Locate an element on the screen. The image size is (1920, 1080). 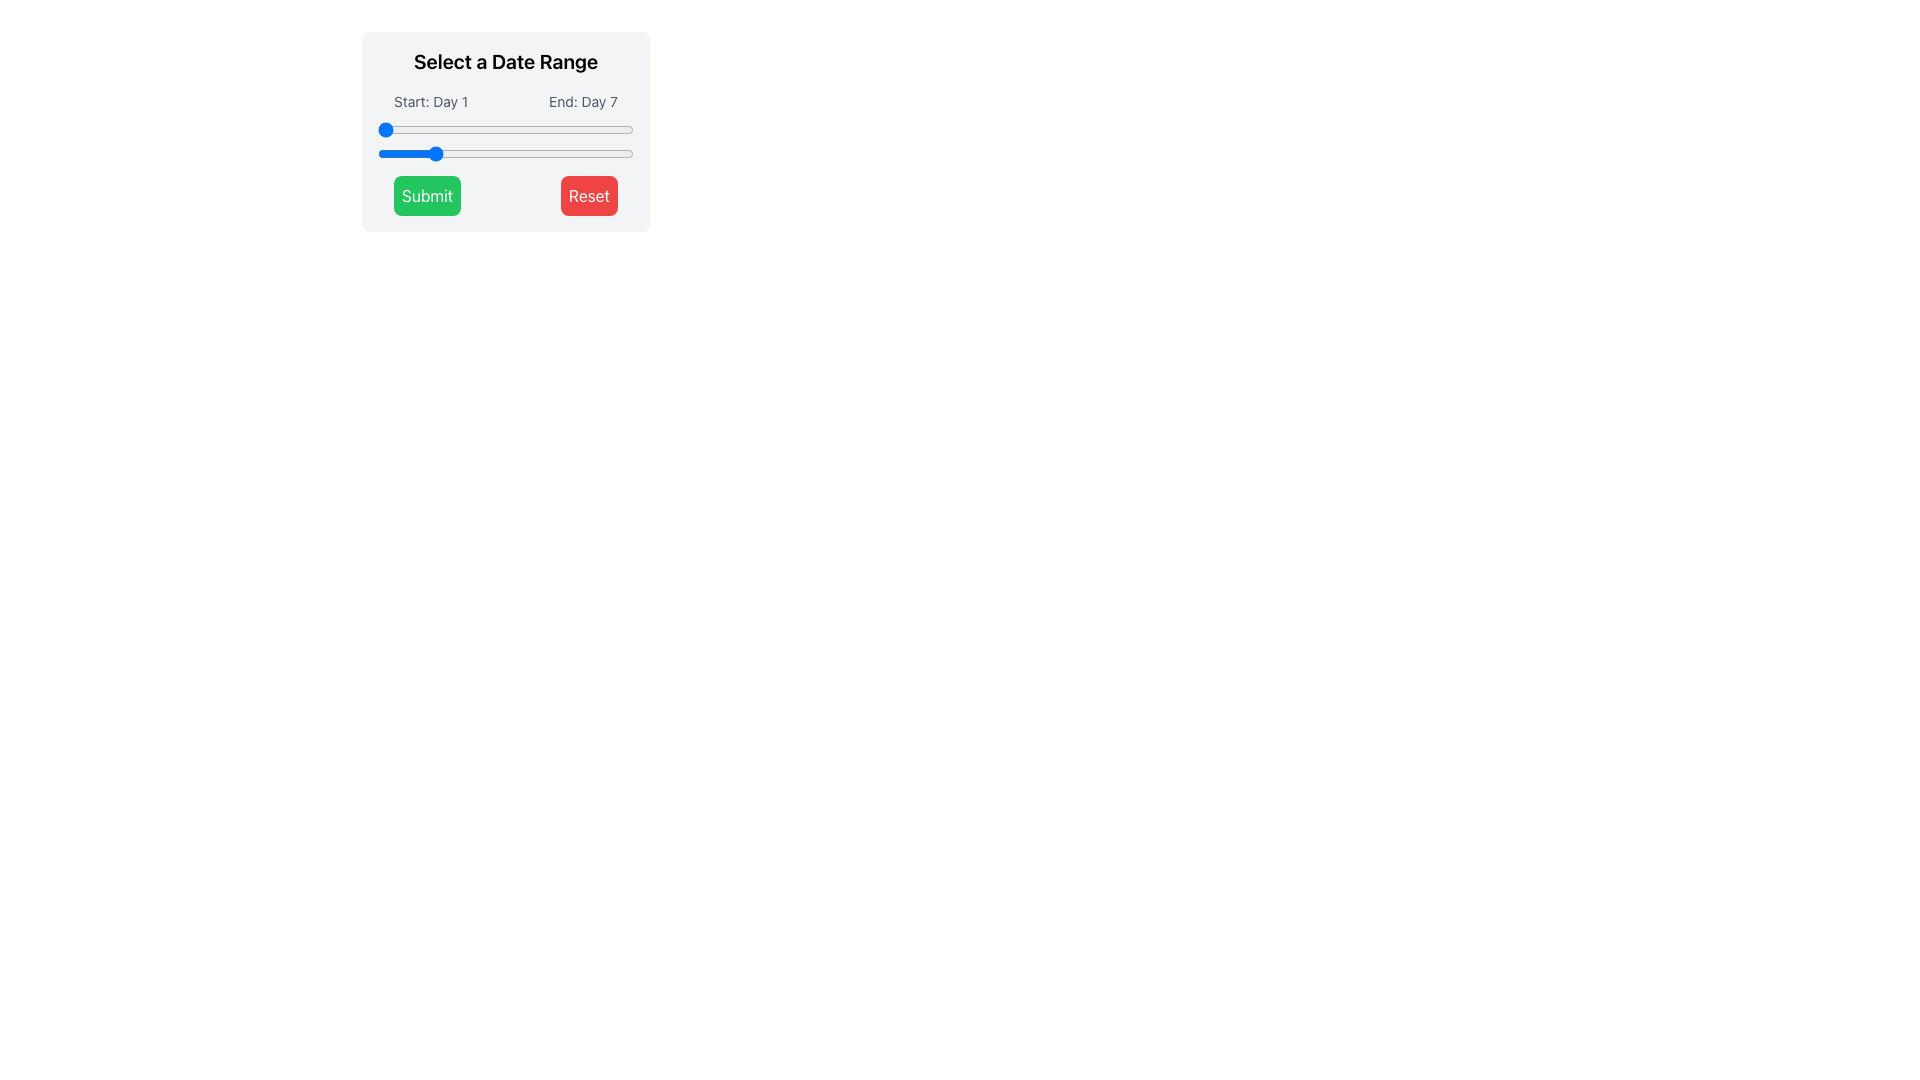
the slider is located at coordinates (438, 153).